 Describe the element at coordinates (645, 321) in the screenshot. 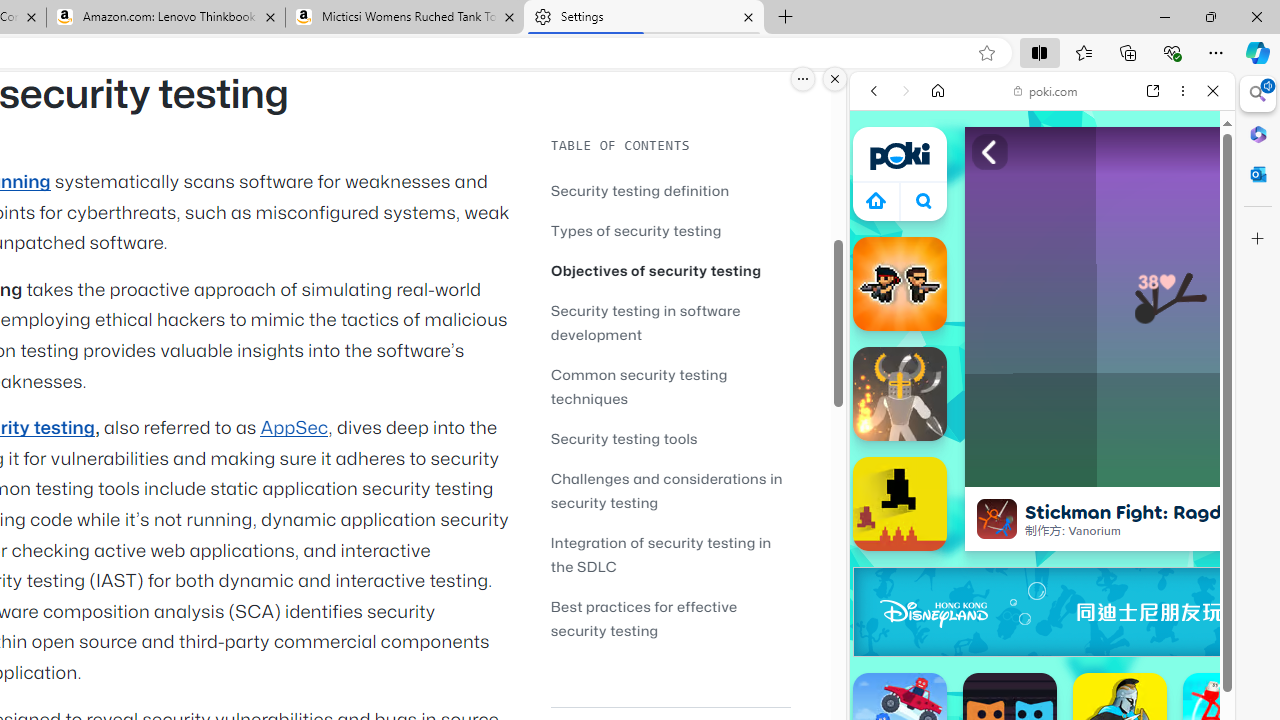

I see `'Security testing in software development'` at that location.